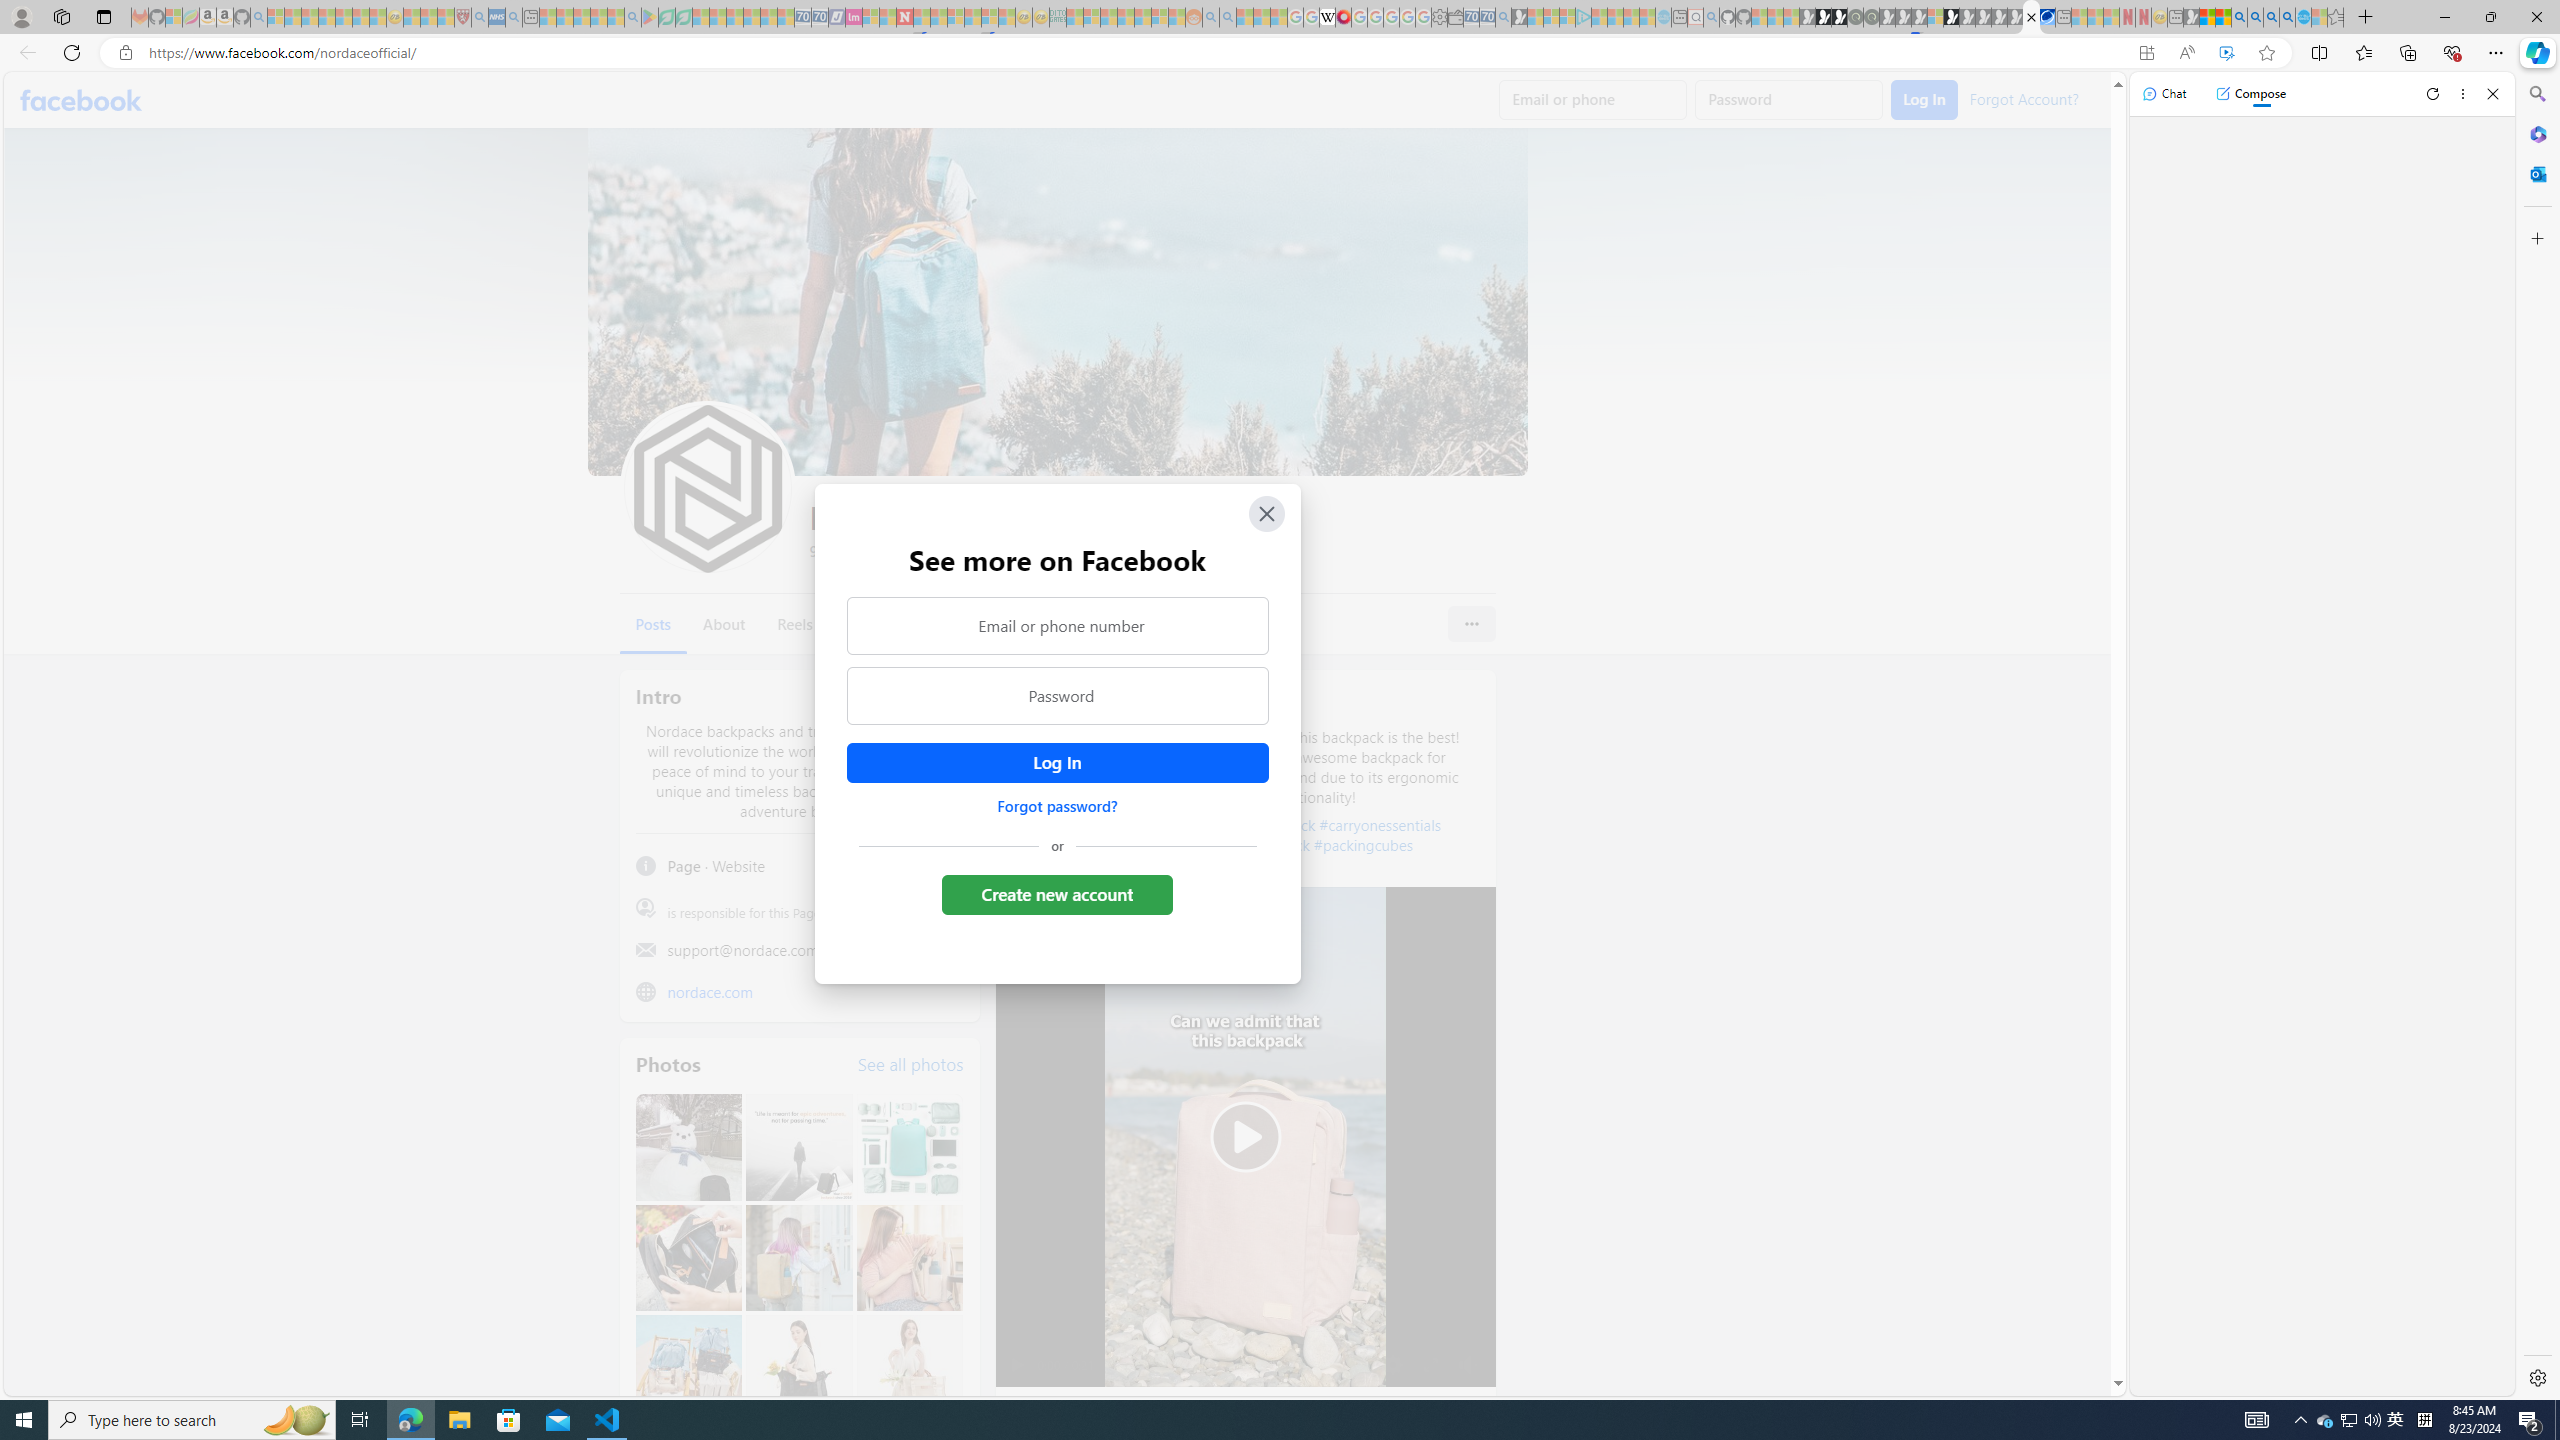  Describe the element at coordinates (1057, 893) in the screenshot. I see `'Create new account'` at that location.